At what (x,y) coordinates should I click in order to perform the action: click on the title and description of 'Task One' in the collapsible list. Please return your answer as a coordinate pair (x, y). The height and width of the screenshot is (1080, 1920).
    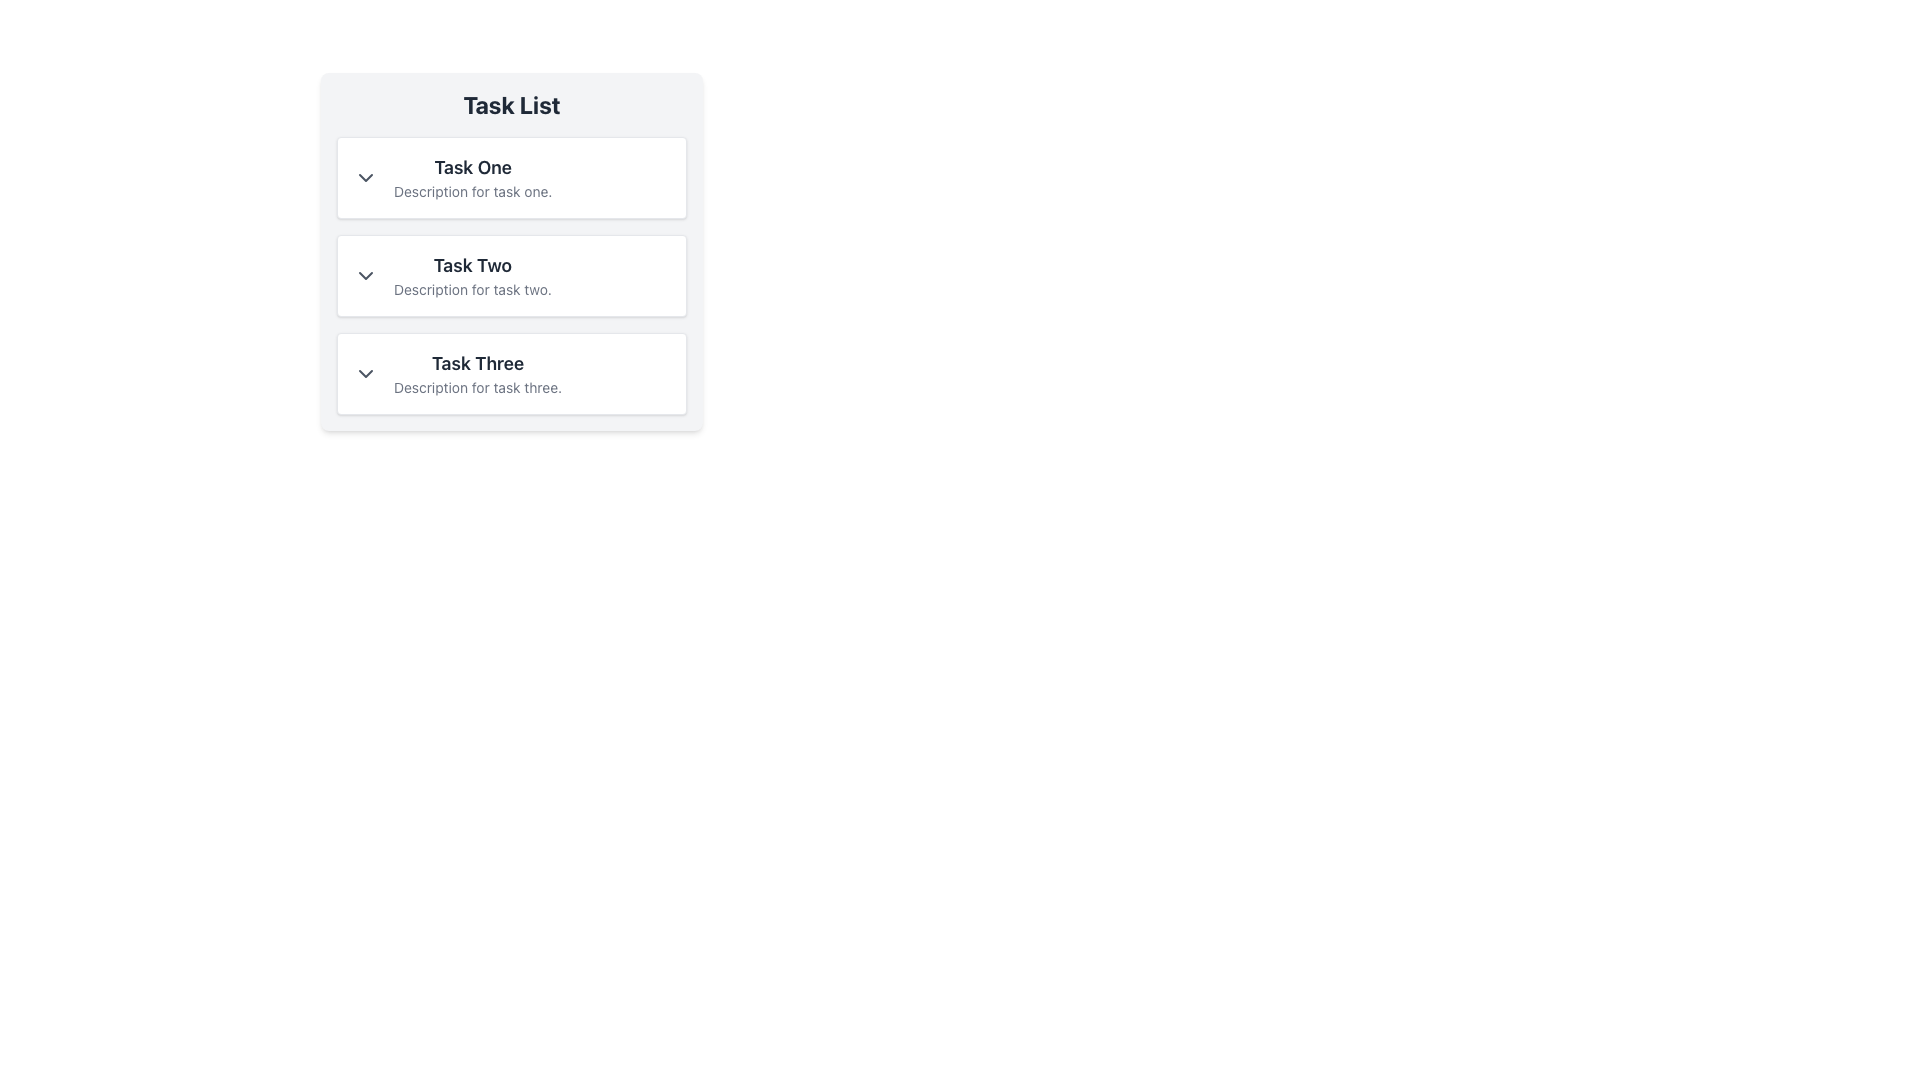
    Looking at the image, I should click on (512, 176).